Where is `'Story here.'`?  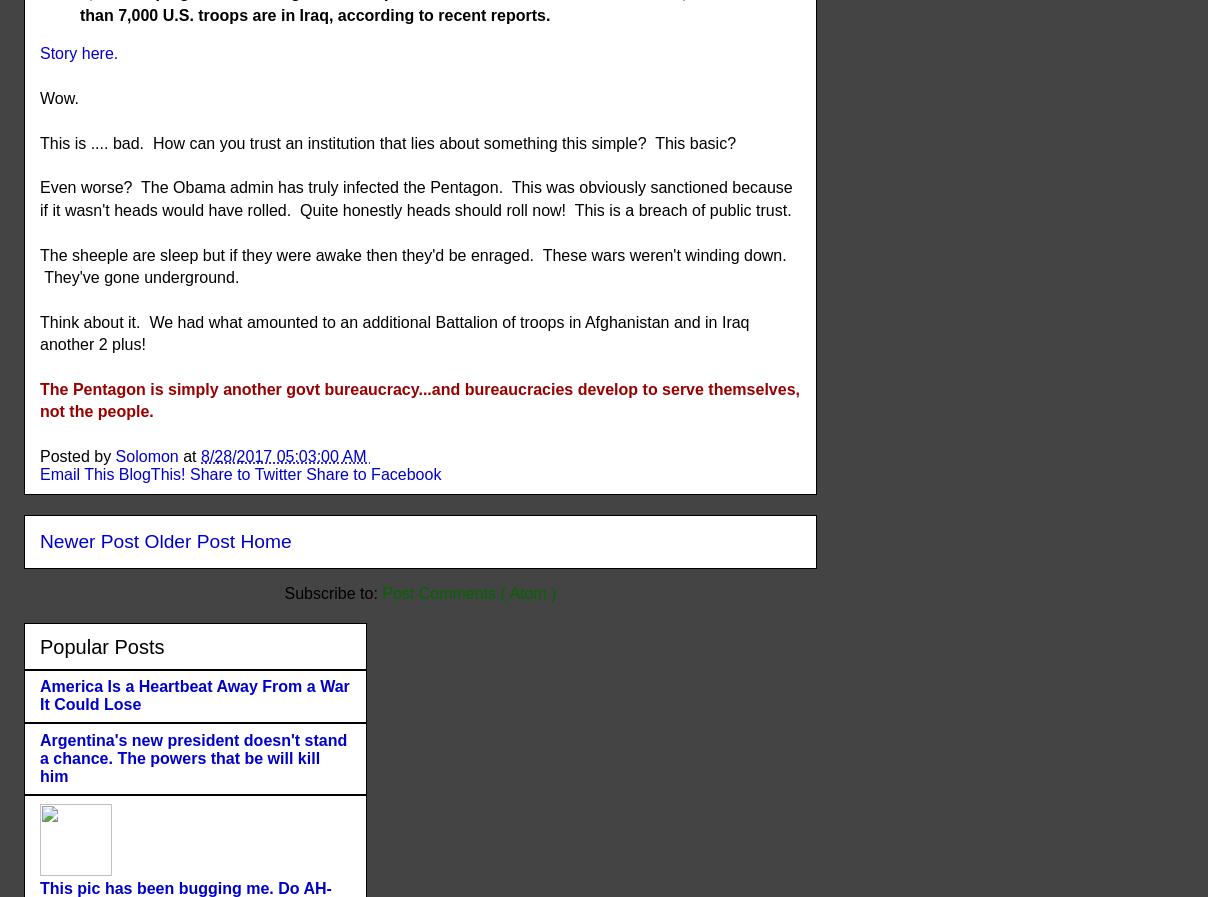
'Story here.' is located at coordinates (80, 52).